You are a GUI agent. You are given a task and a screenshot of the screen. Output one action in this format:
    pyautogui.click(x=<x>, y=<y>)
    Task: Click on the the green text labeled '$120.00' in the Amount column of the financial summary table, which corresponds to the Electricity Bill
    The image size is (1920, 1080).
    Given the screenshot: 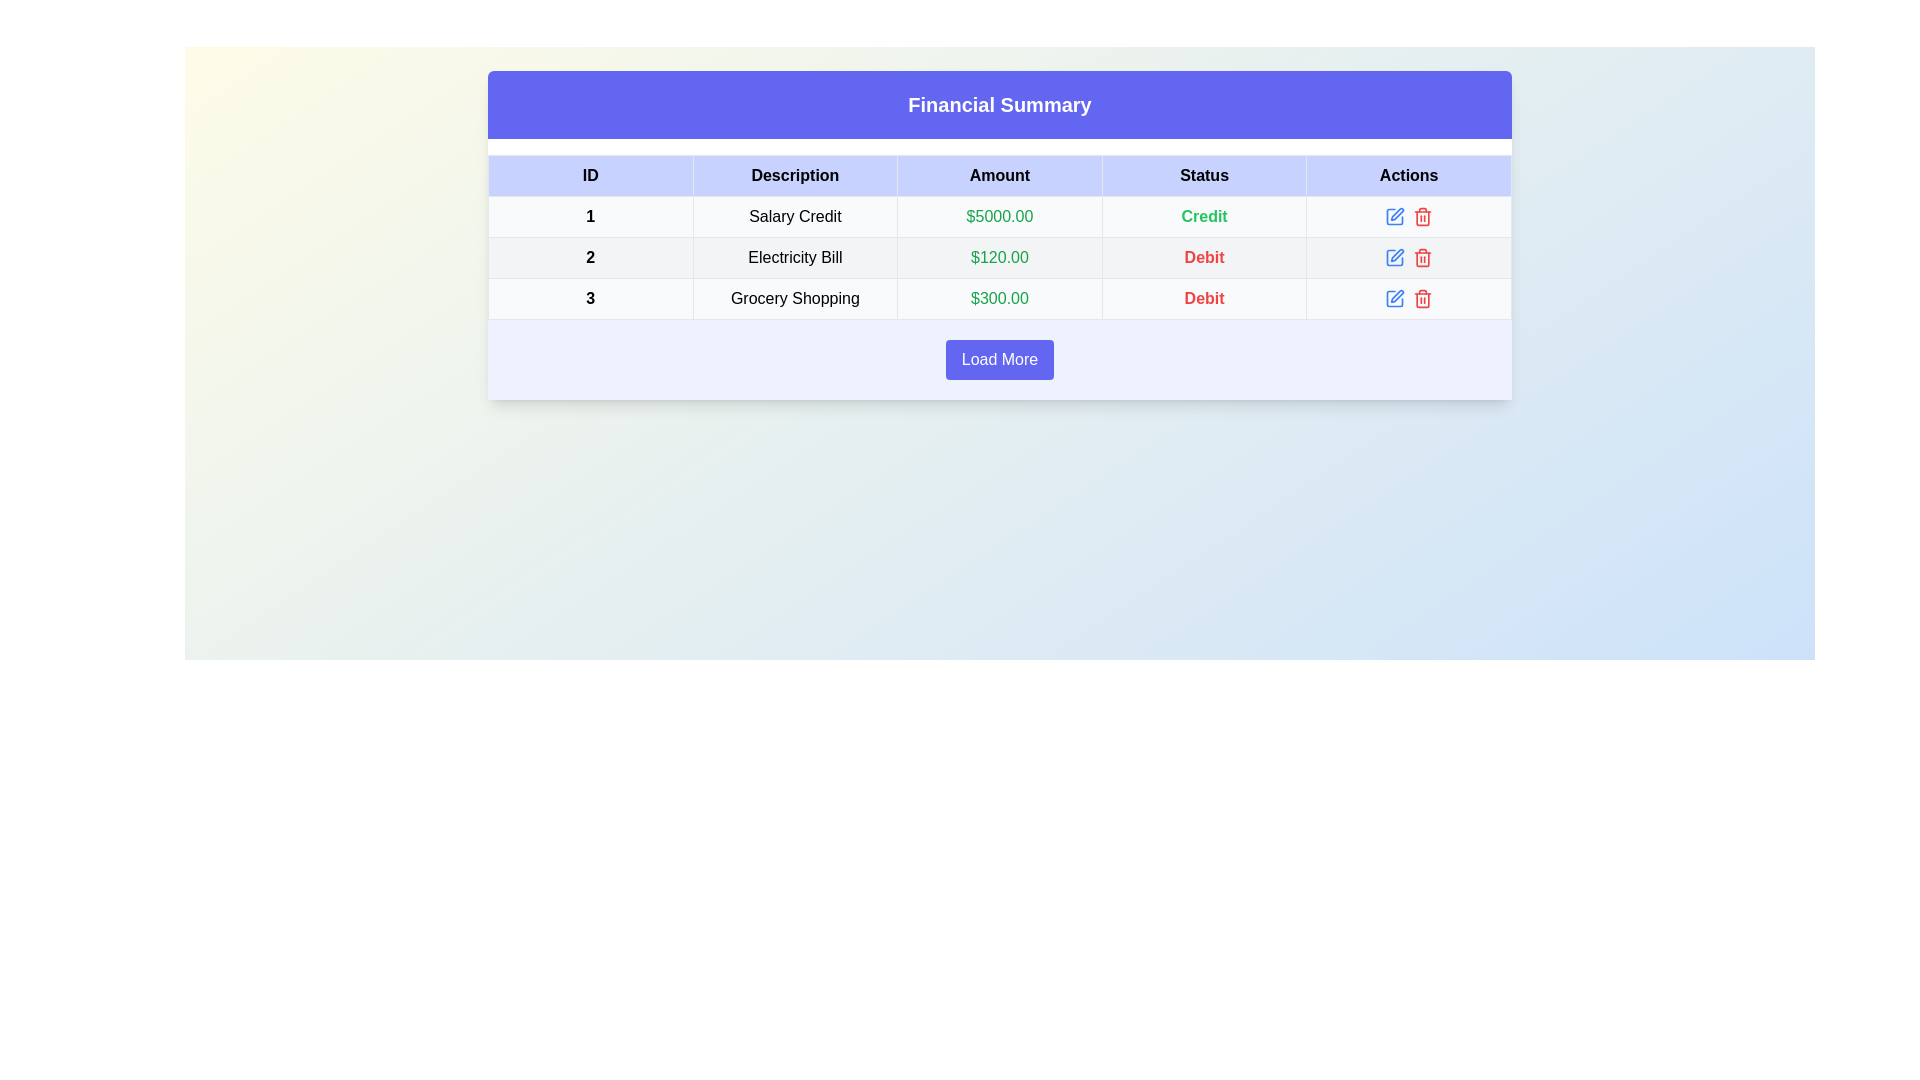 What is the action you would take?
    pyautogui.click(x=999, y=257)
    